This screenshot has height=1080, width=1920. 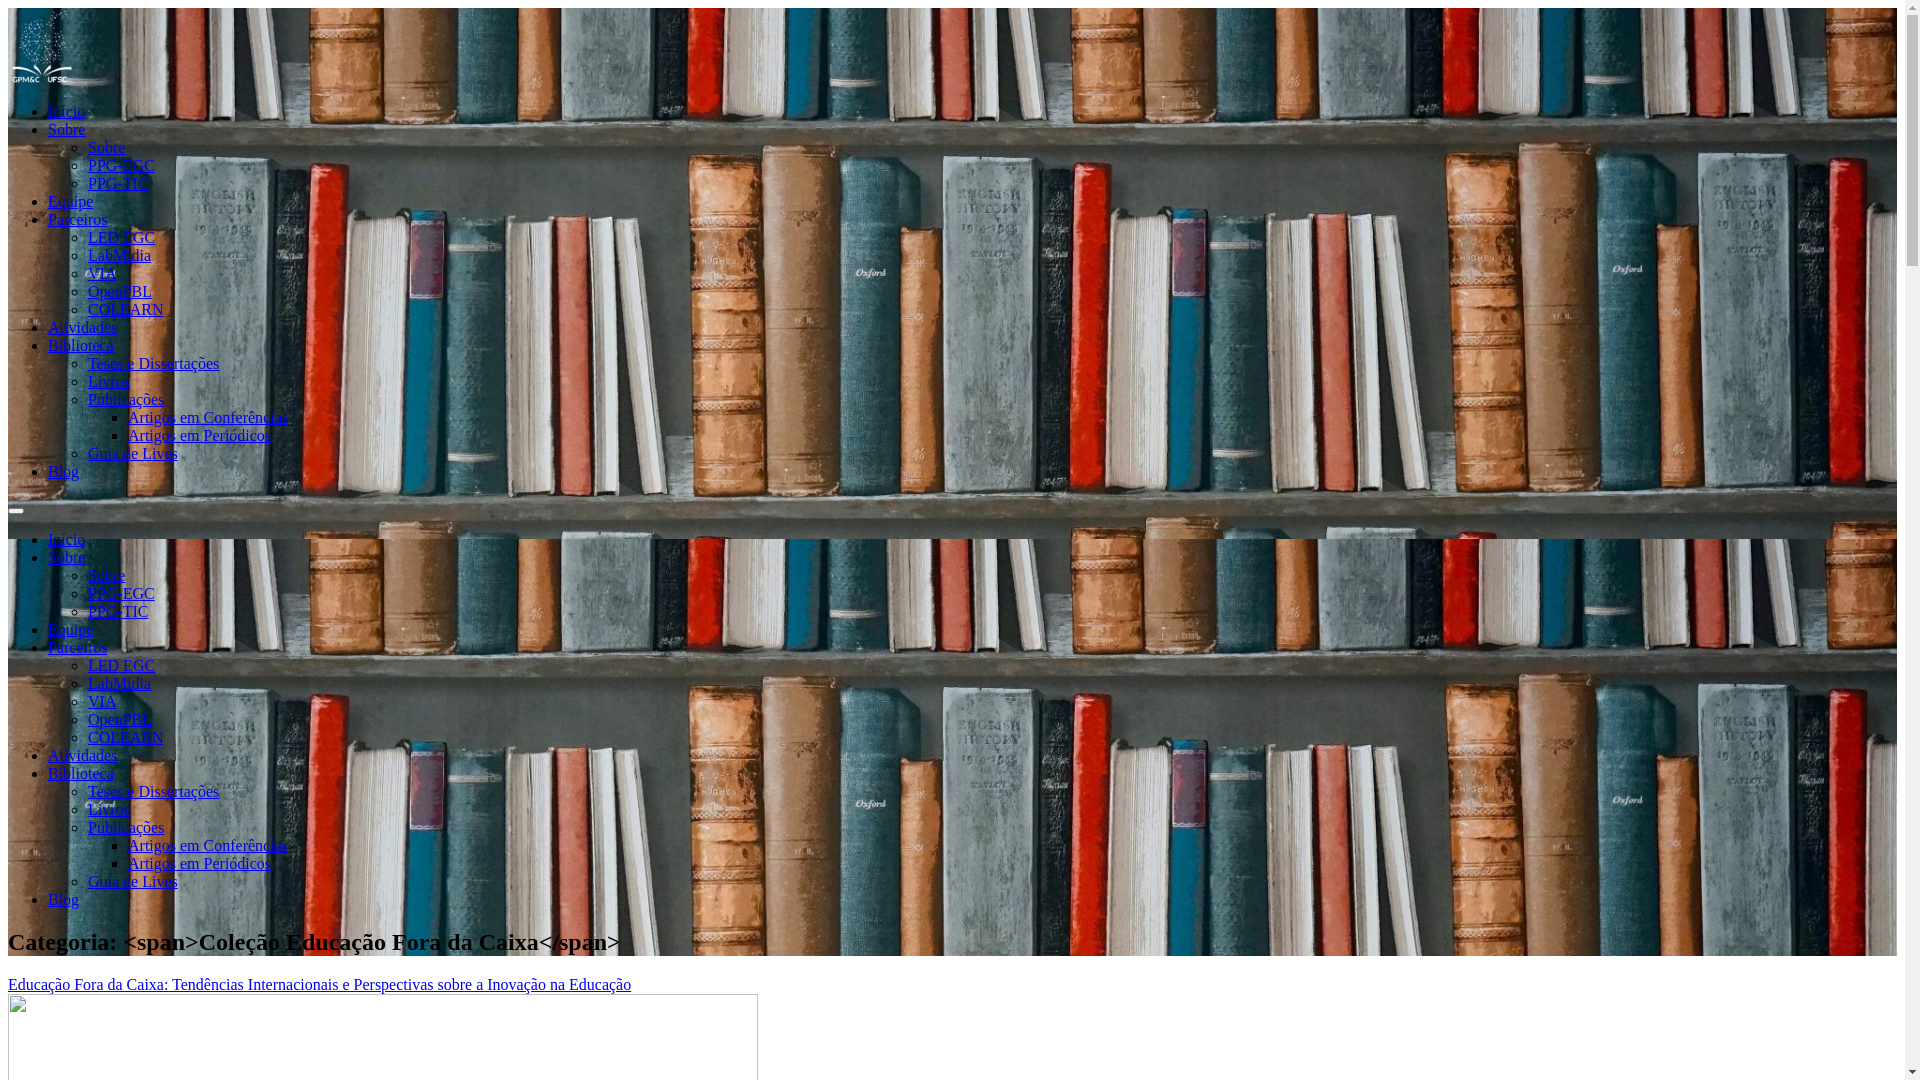 What do you see at coordinates (108, 381) in the screenshot?
I see `'Livros'` at bounding box center [108, 381].